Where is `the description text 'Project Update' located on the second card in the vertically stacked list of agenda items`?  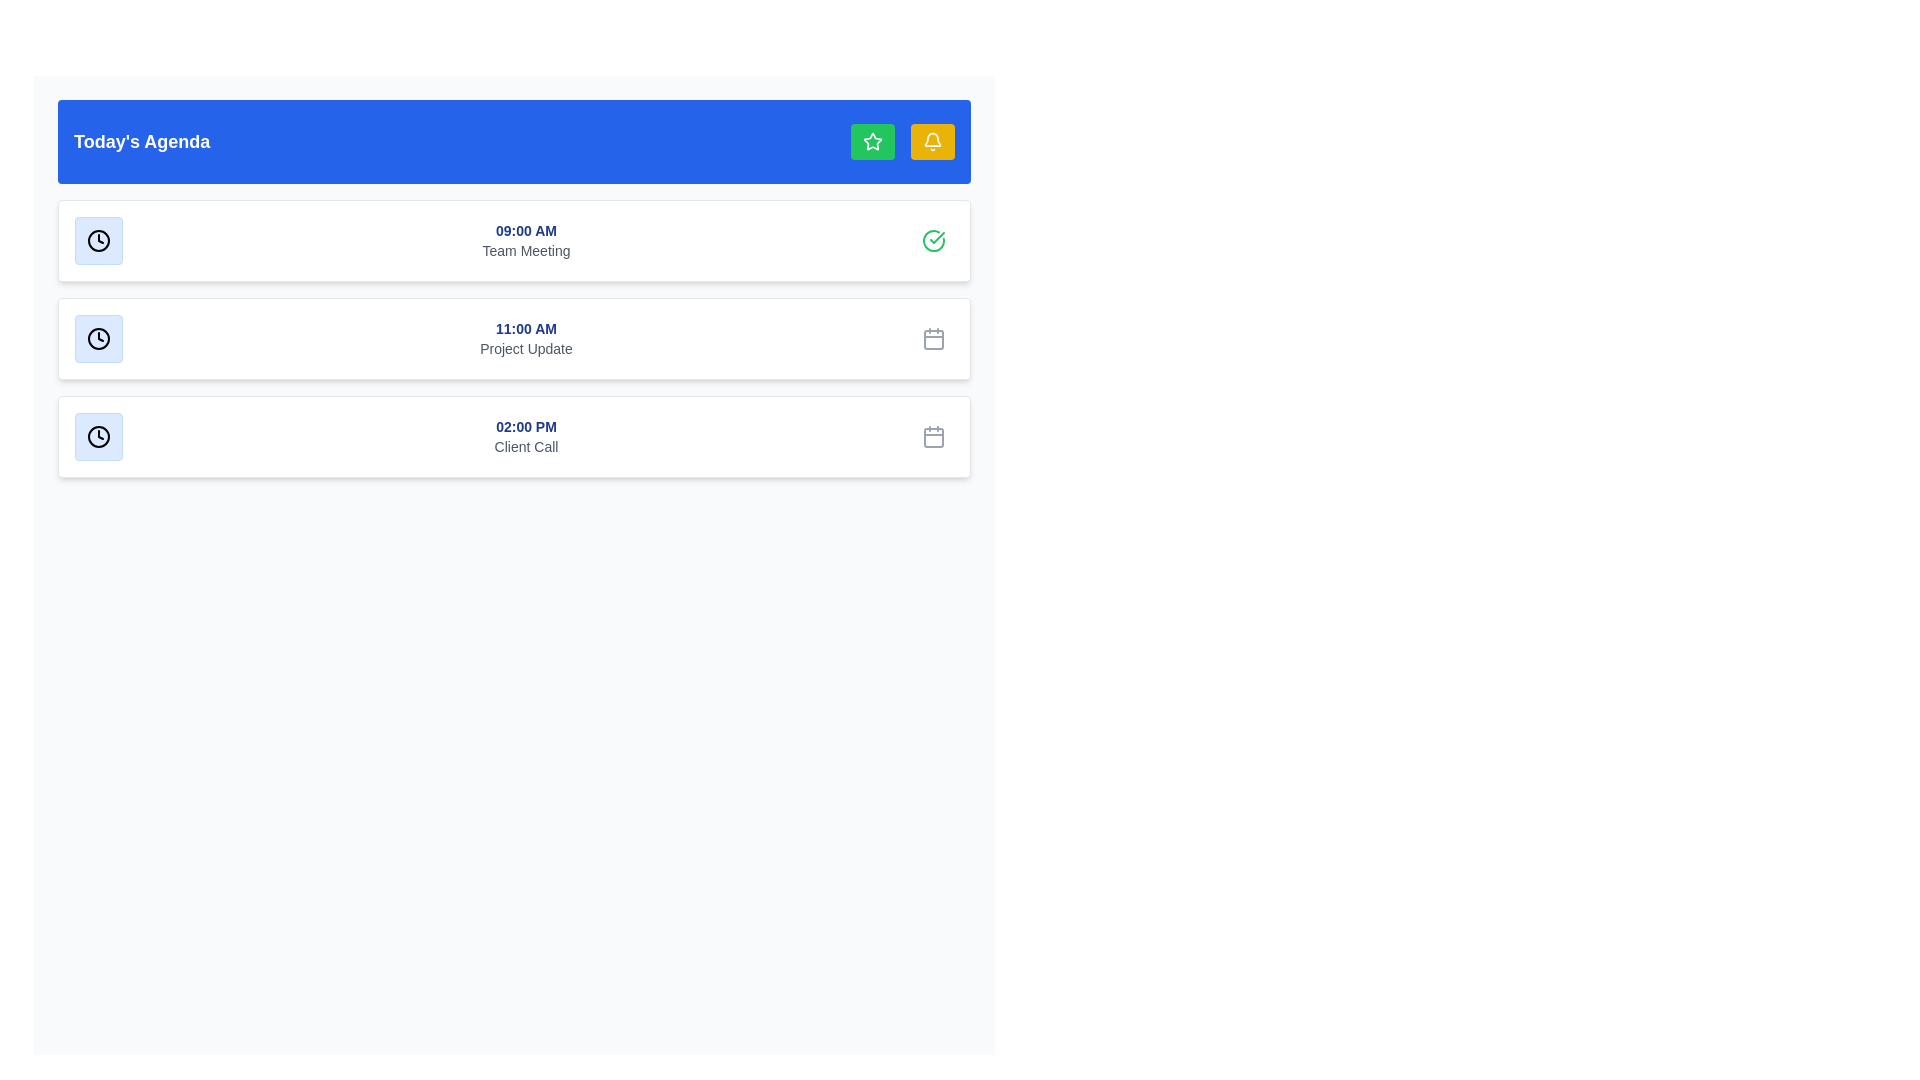 the description text 'Project Update' located on the second card in the vertically stacked list of agenda items is located at coordinates (514, 338).